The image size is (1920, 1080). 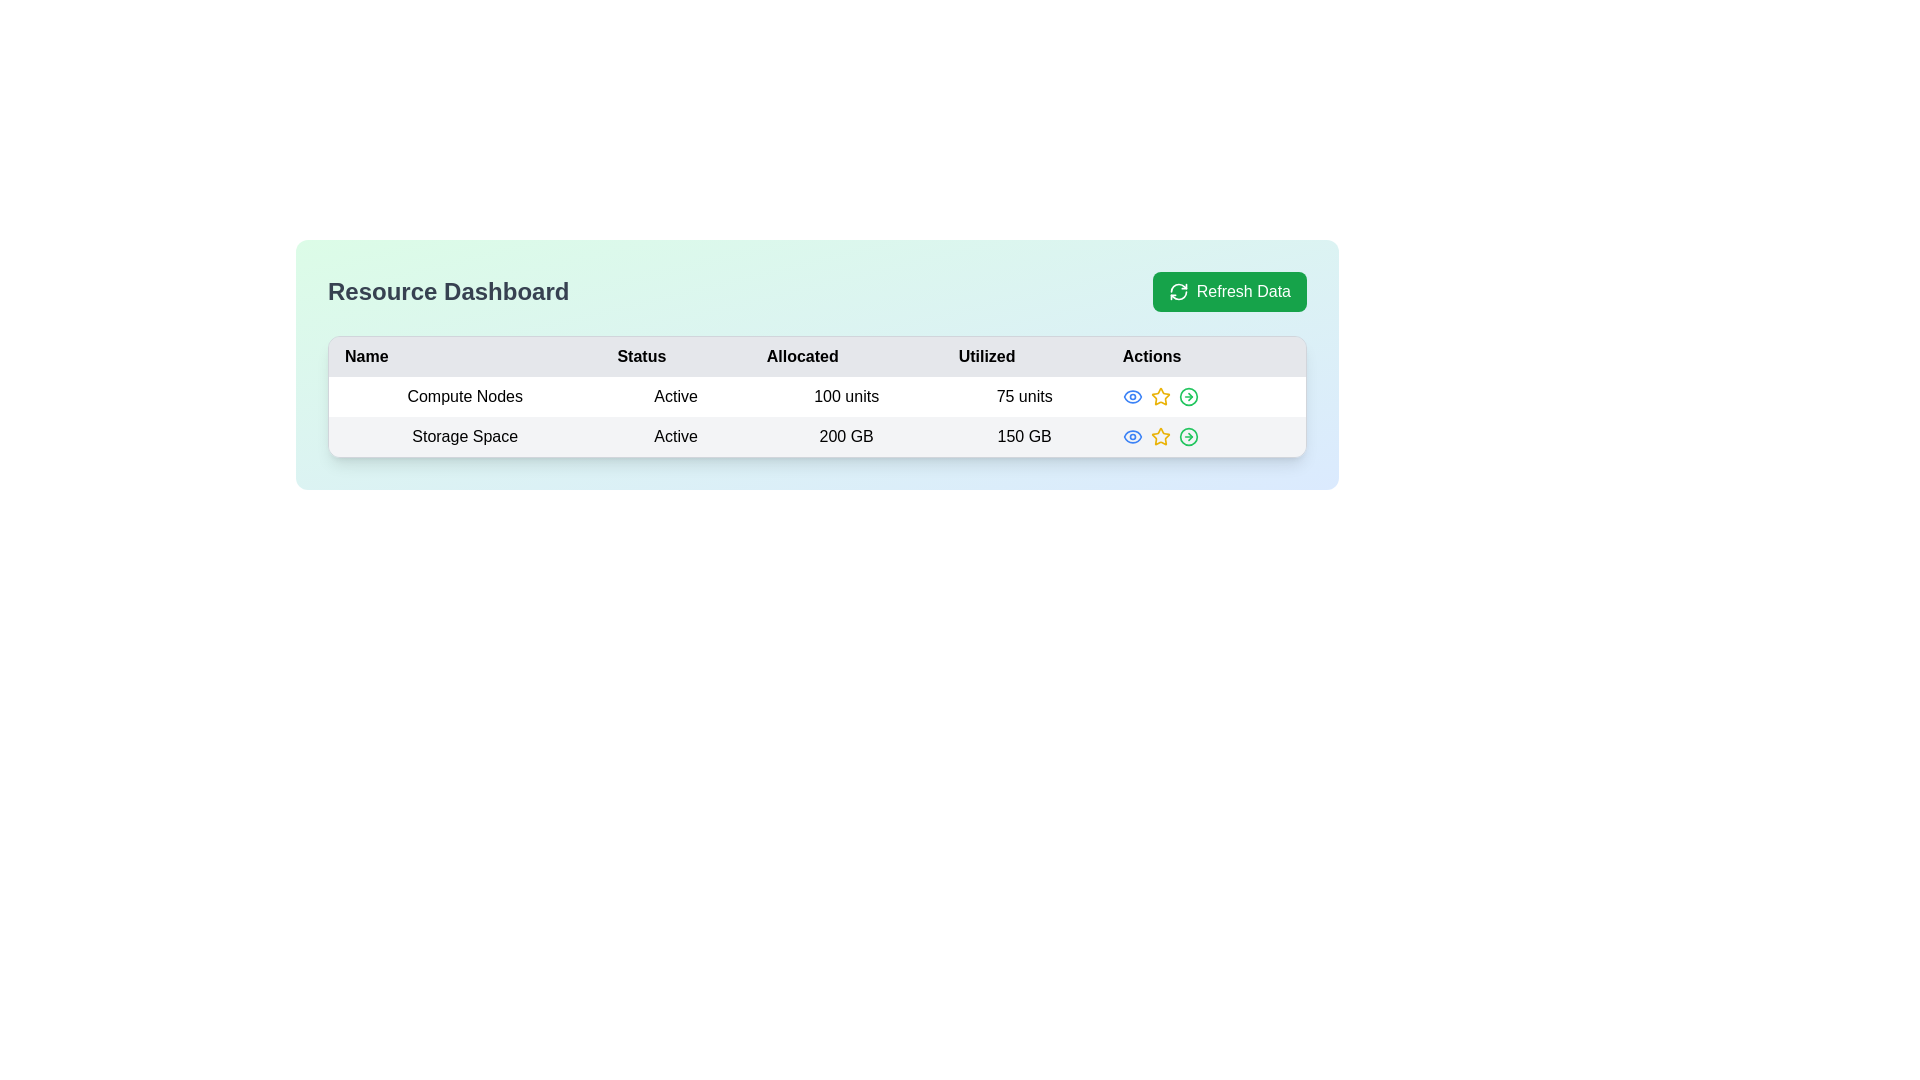 What do you see at coordinates (676, 435) in the screenshot?
I see `displayed text of the 'Active' label in the 'Status' column of the 'Storage Space' row` at bounding box center [676, 435].